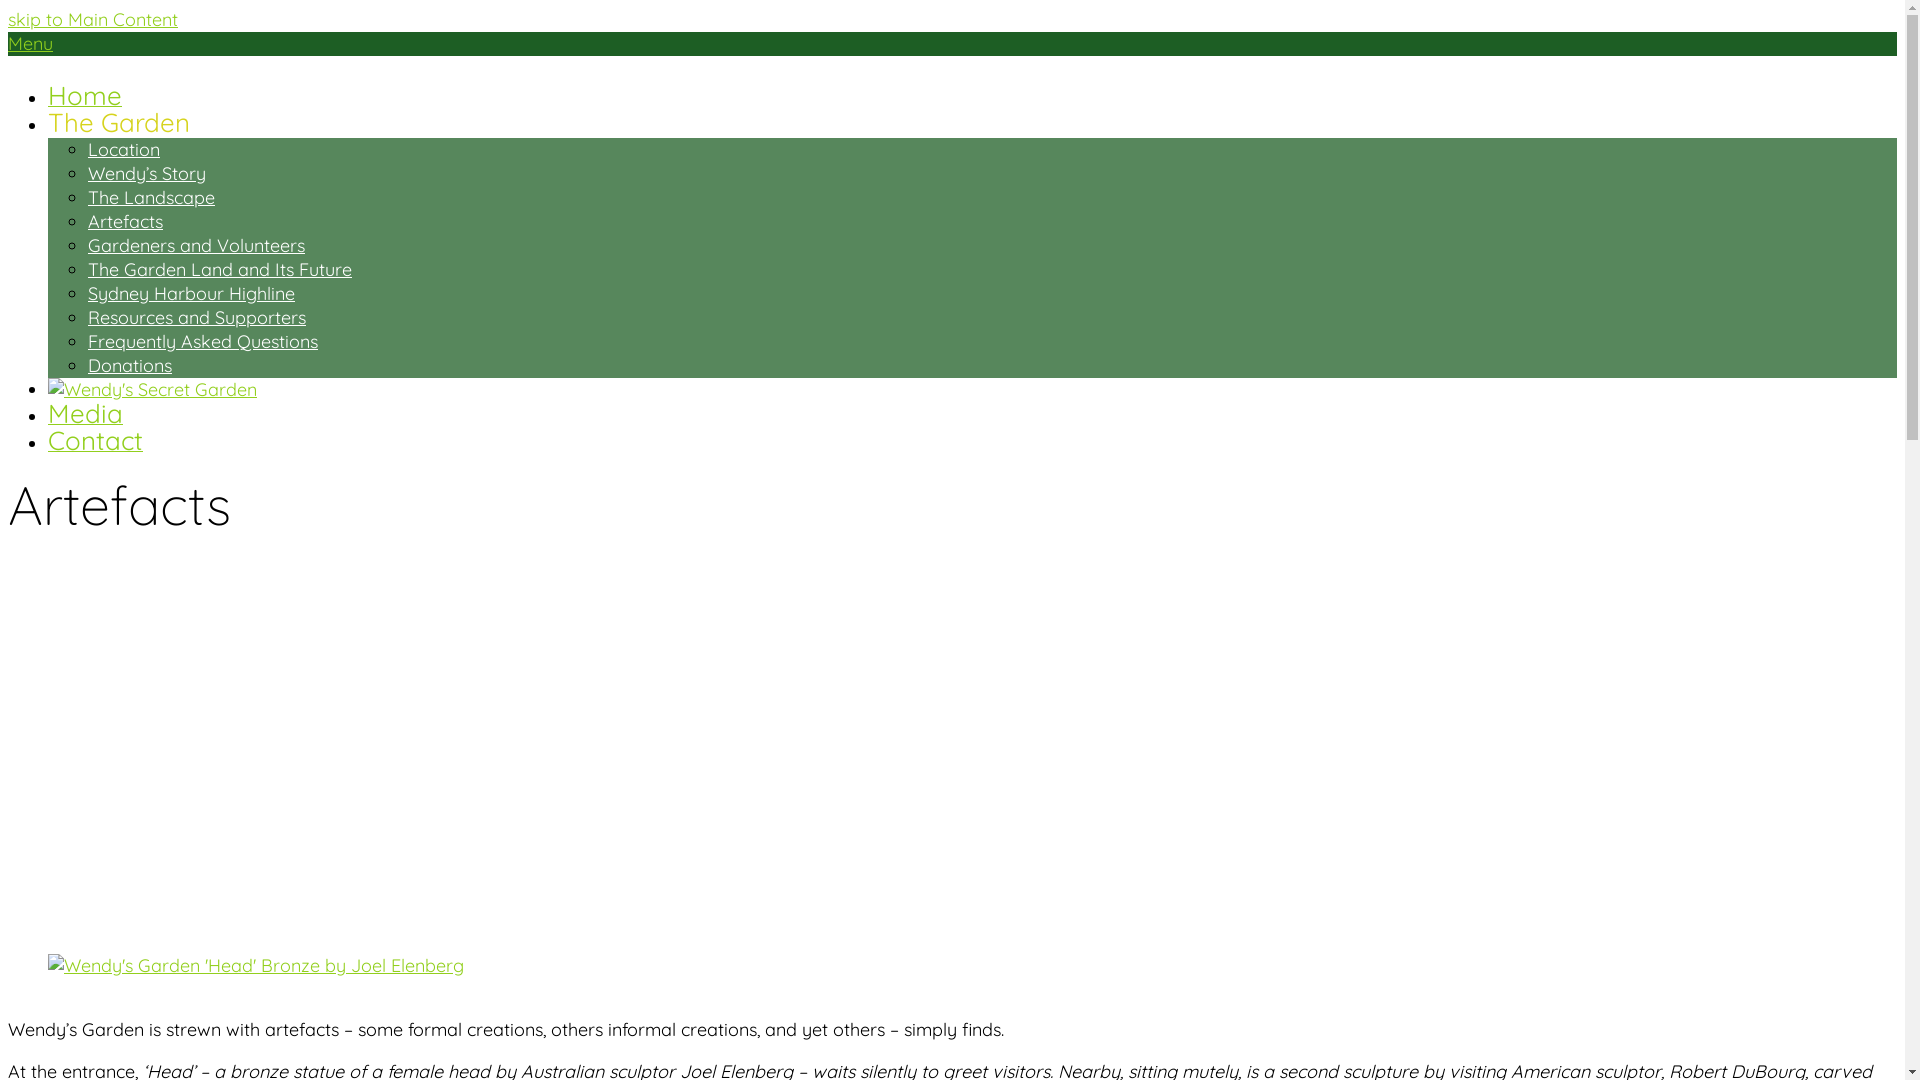  What do you see at coordinates (124, 221) in the screenshot?
I see `'Artefacts'` at bounding box center [124, 221].